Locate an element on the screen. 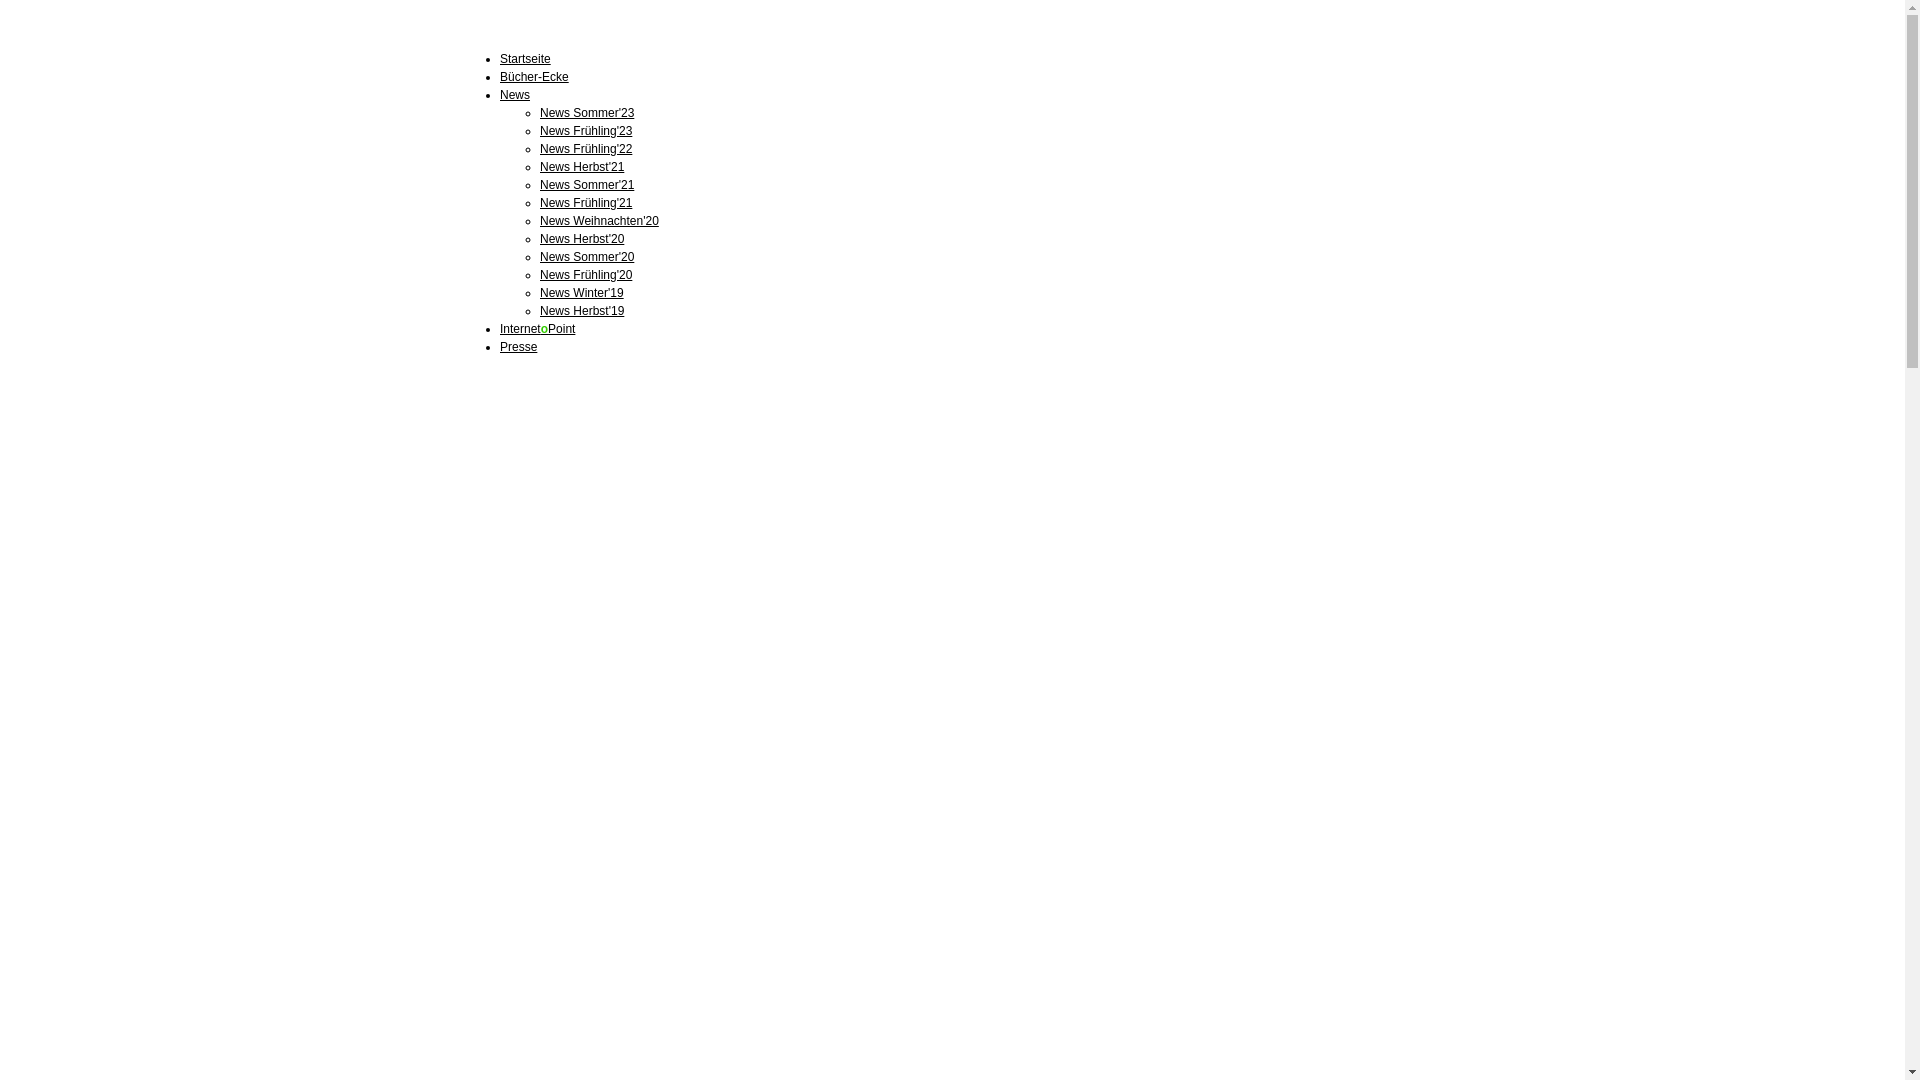 Image resolution: width=1920 pixels, height=1080 pixels. 'News Weihnachten'20' is located at coordinates (598, 220).